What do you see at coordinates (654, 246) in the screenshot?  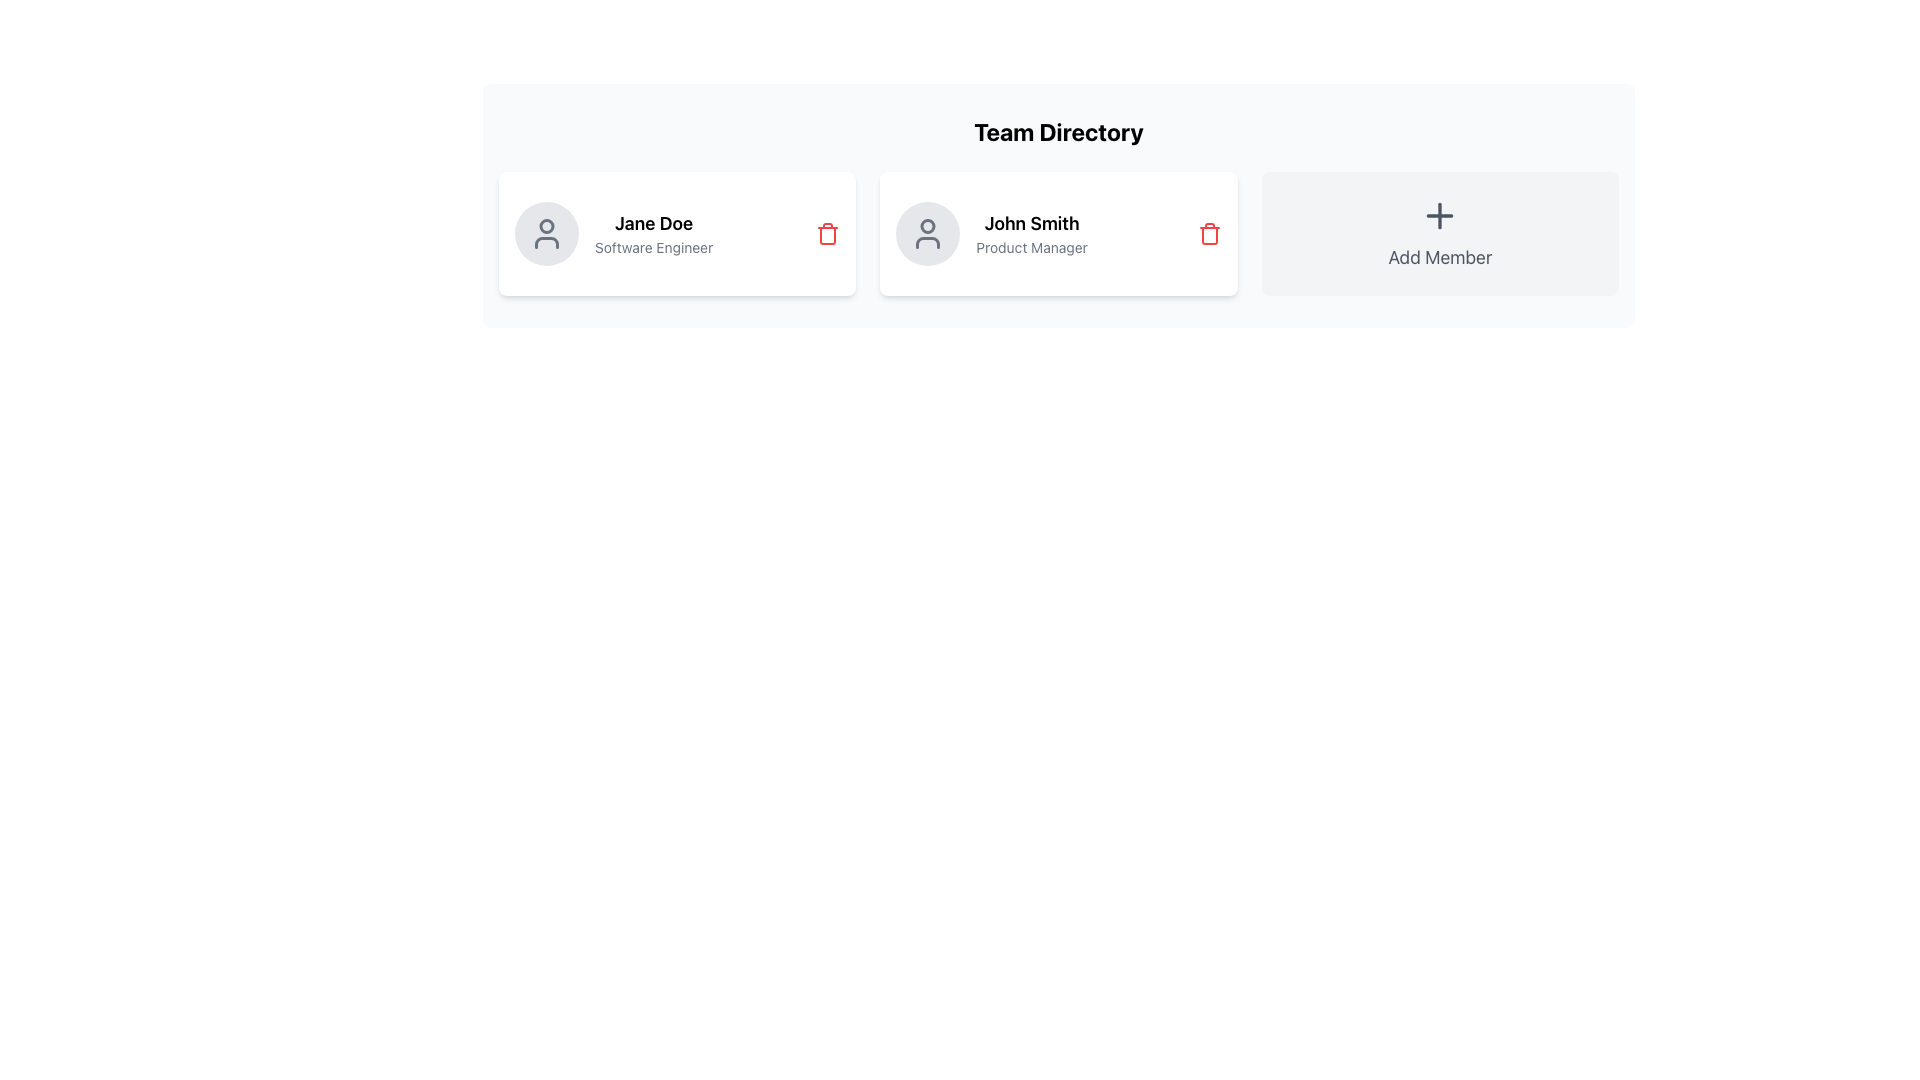 I see `the non-interactive text label that displays the role or title associated with the individual beneath 'Jane Doe' in the Team Directory layout` at bounding box center [654, 246].